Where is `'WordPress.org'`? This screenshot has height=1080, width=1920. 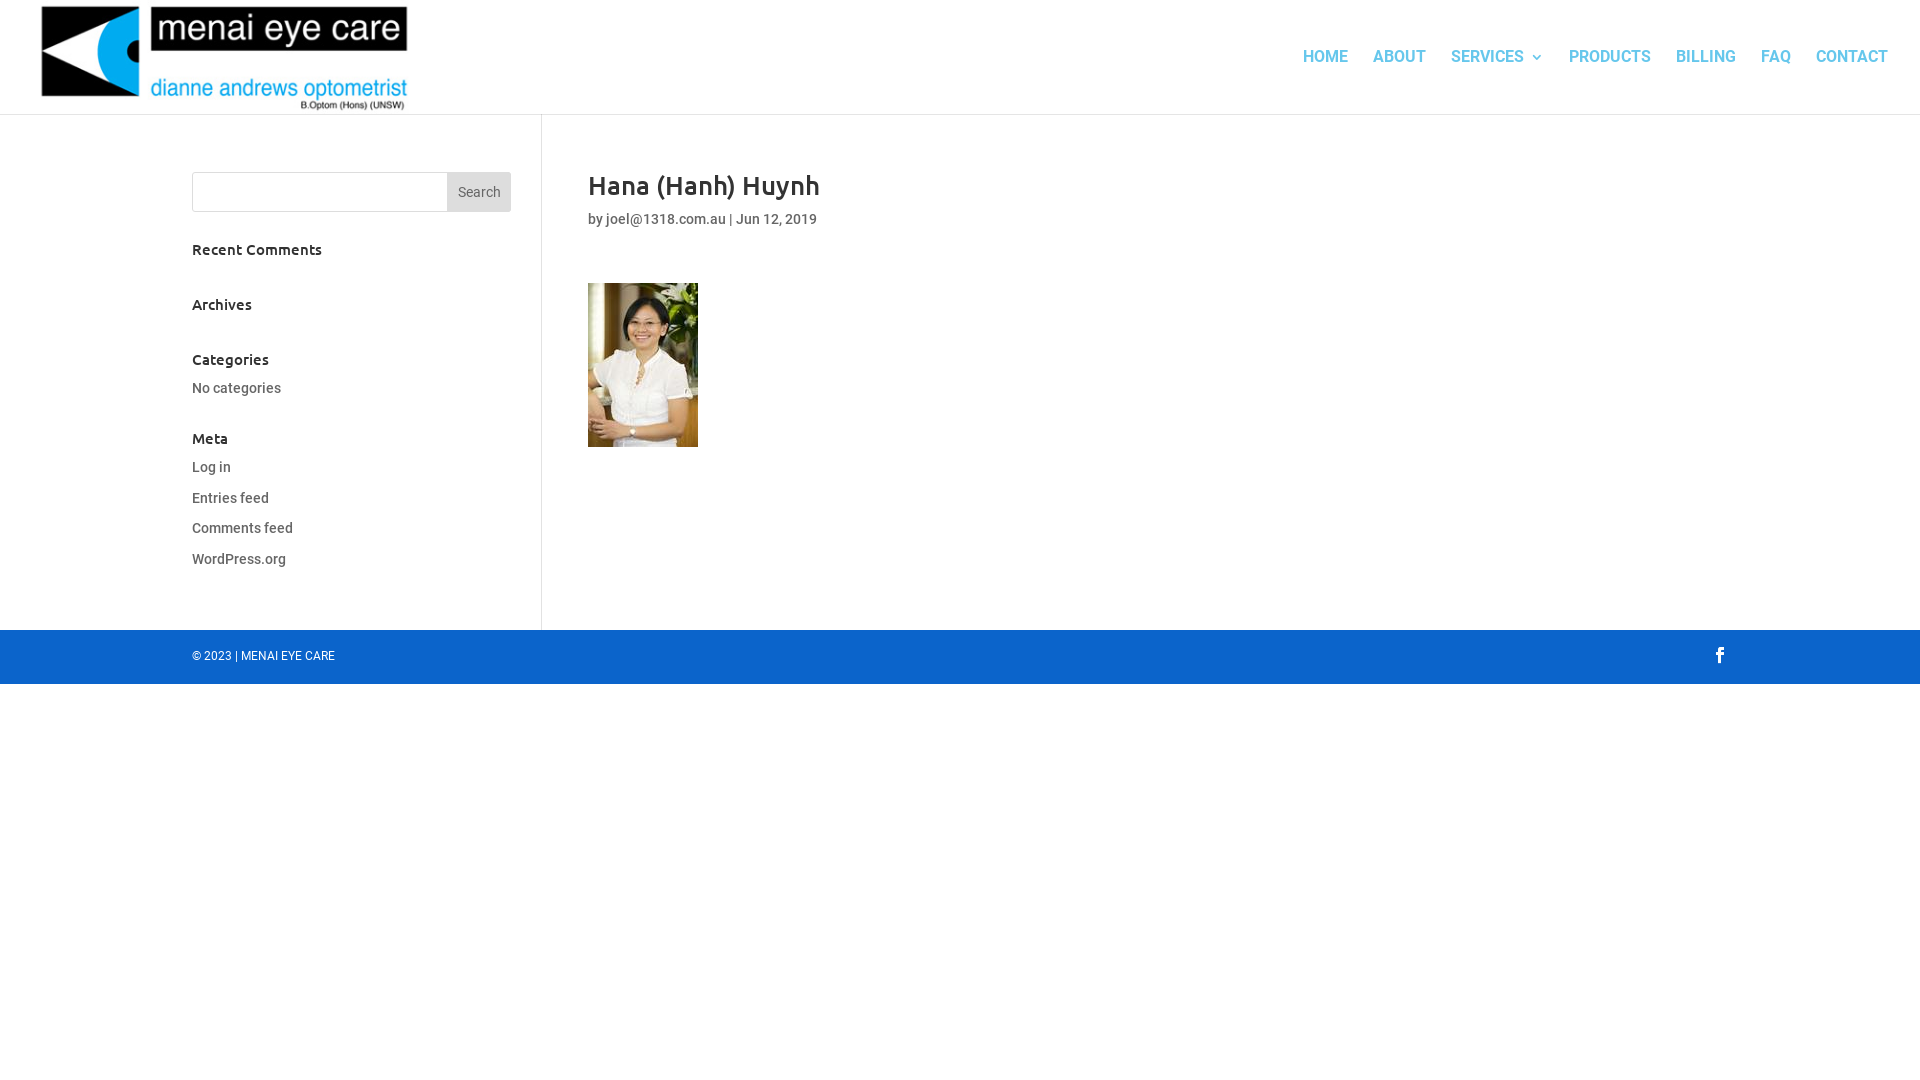 'WordPress.org' is located at coordinates (239, 559).